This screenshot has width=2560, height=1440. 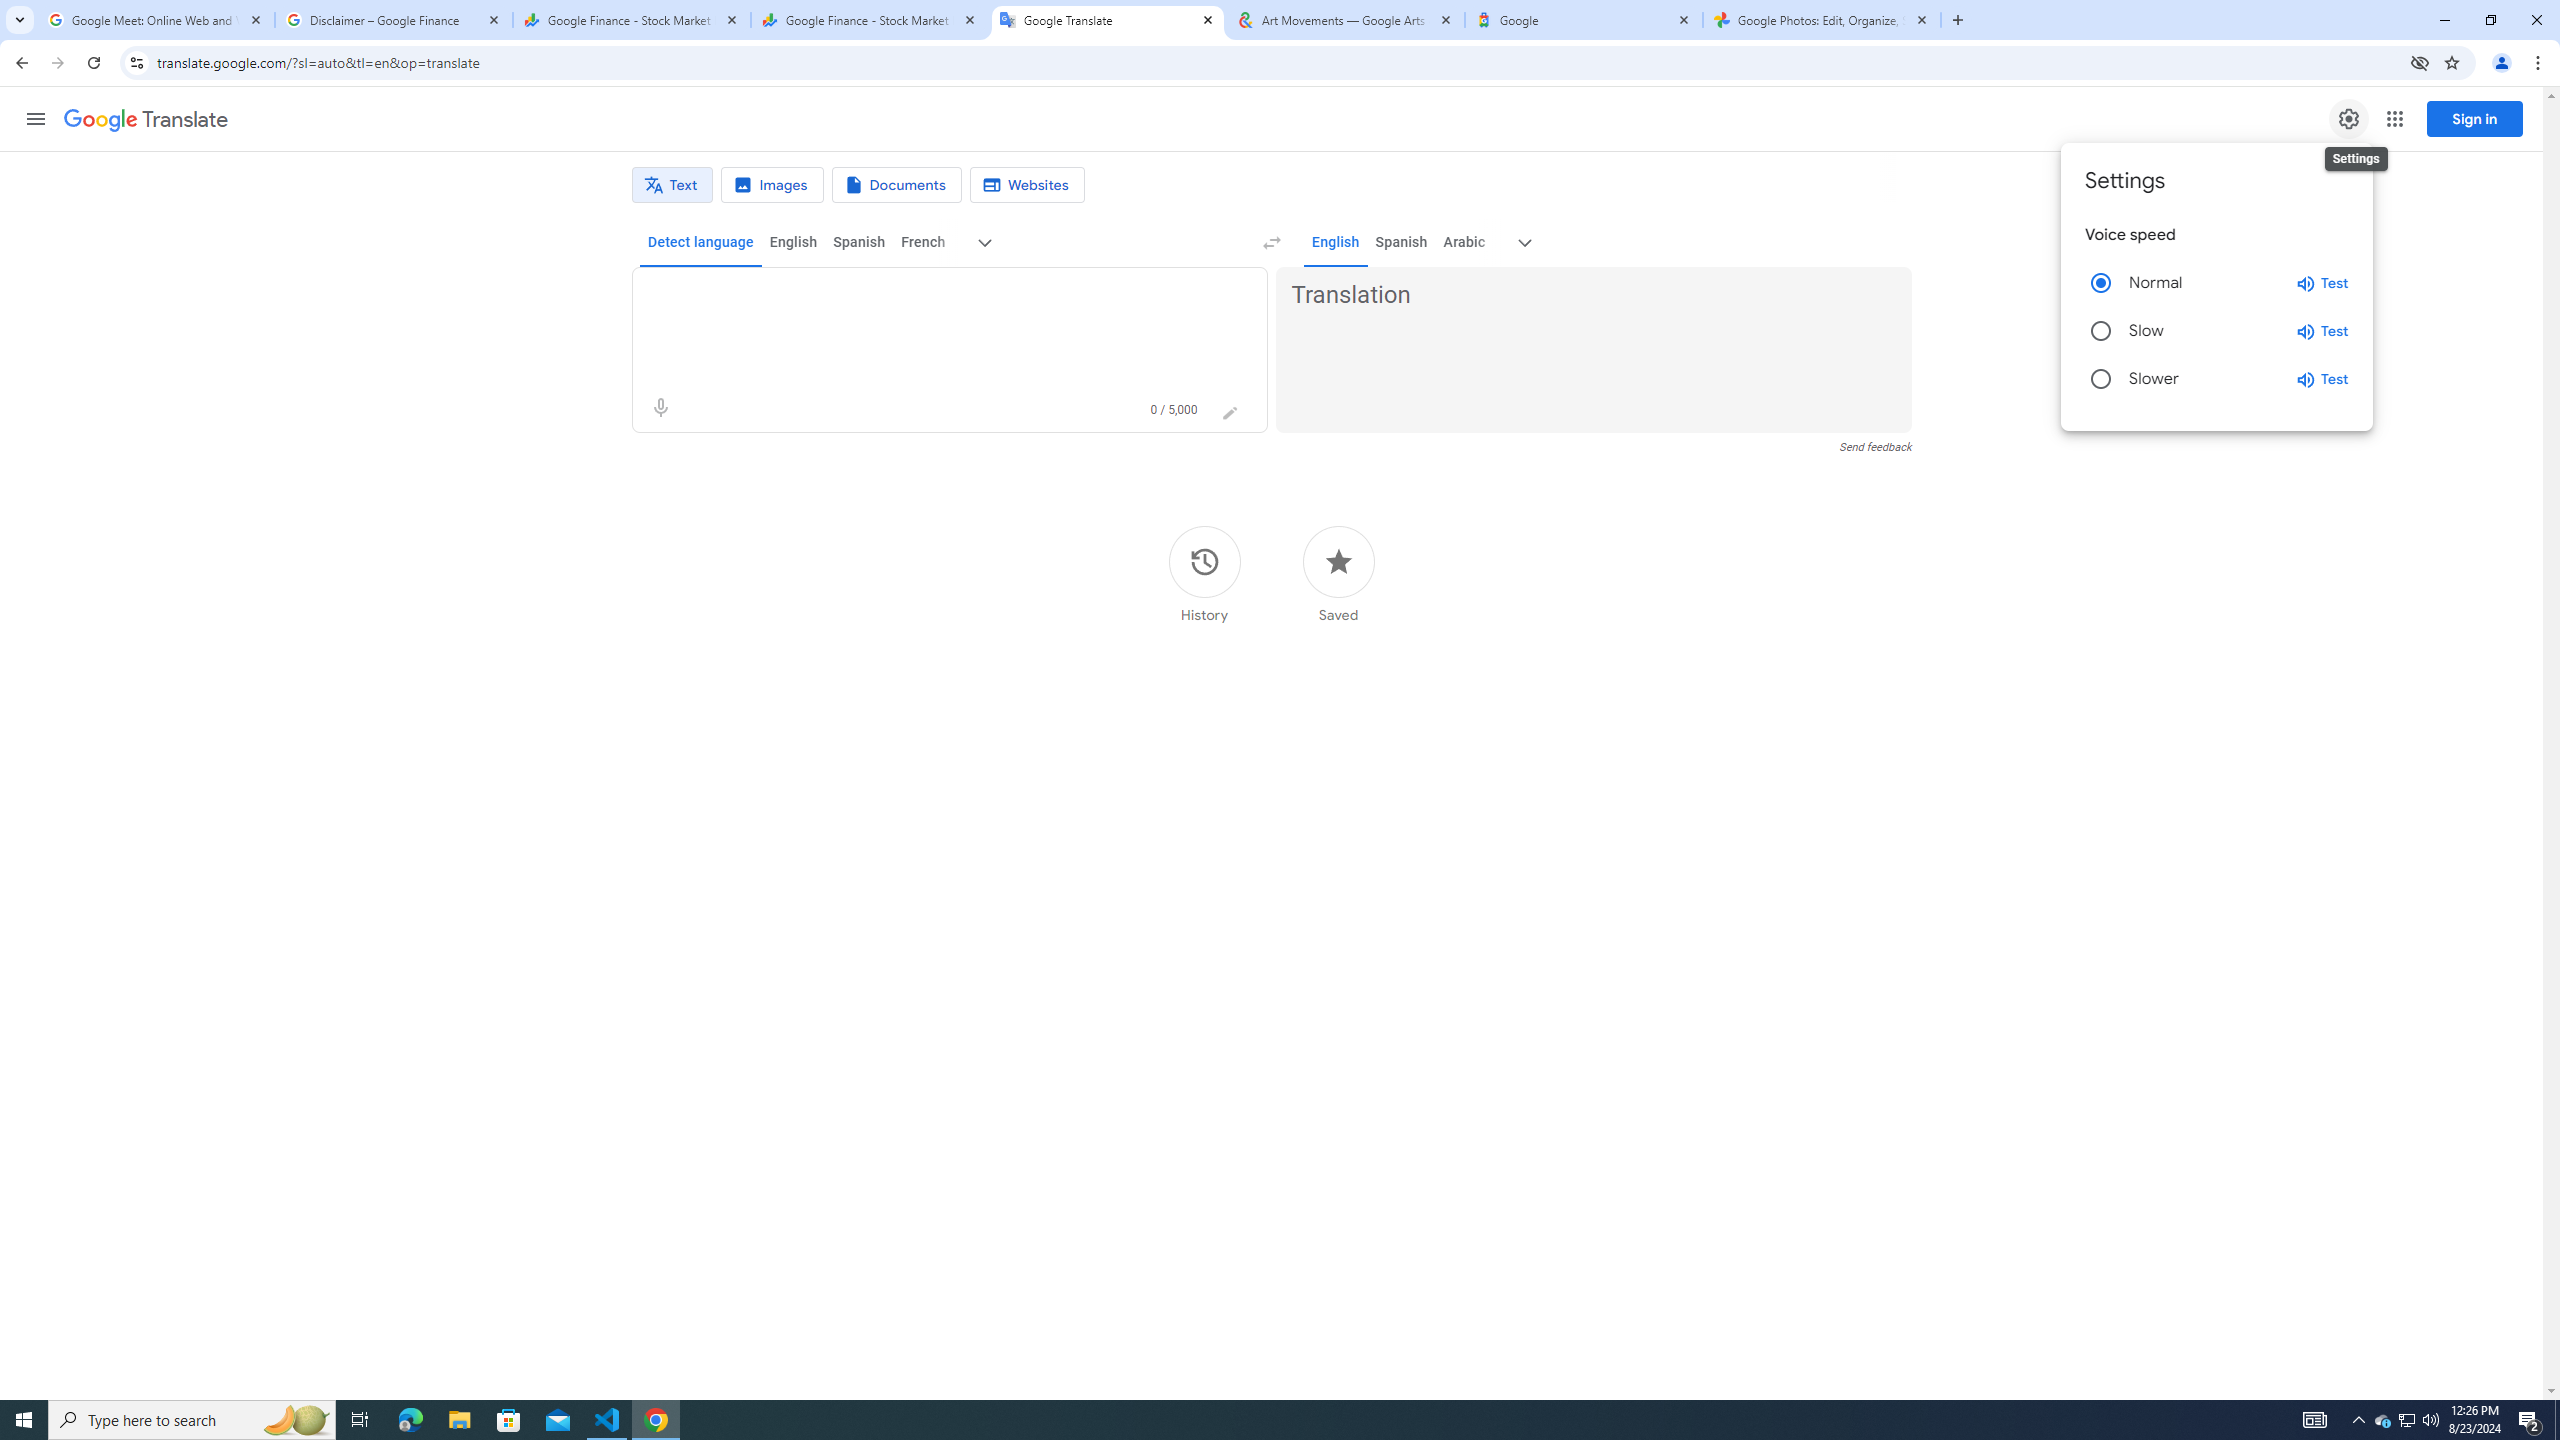 What do you see at coordinates (1337, 574) in the screenshot?
I see `'Saved'` at bounding box center [1337, 574].